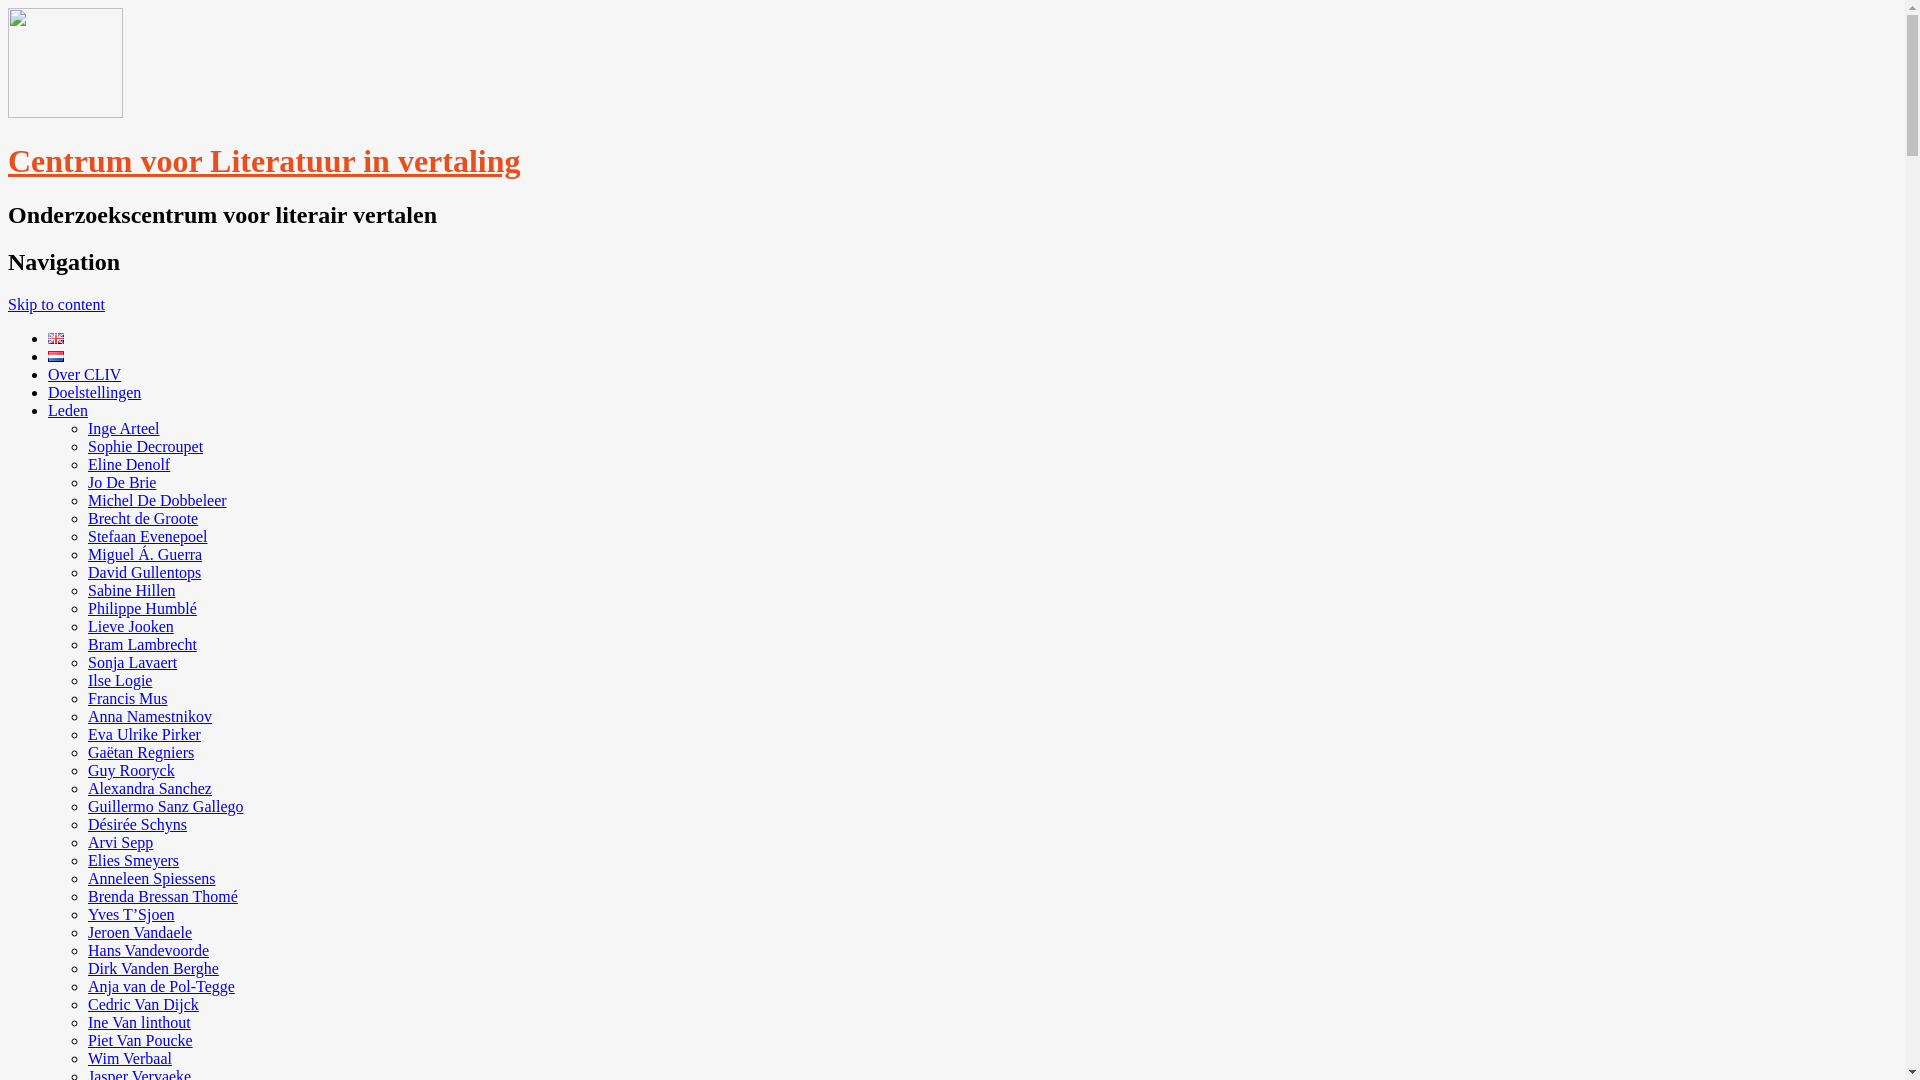  I want to click on 'David Gullentops', so click(143, 572).